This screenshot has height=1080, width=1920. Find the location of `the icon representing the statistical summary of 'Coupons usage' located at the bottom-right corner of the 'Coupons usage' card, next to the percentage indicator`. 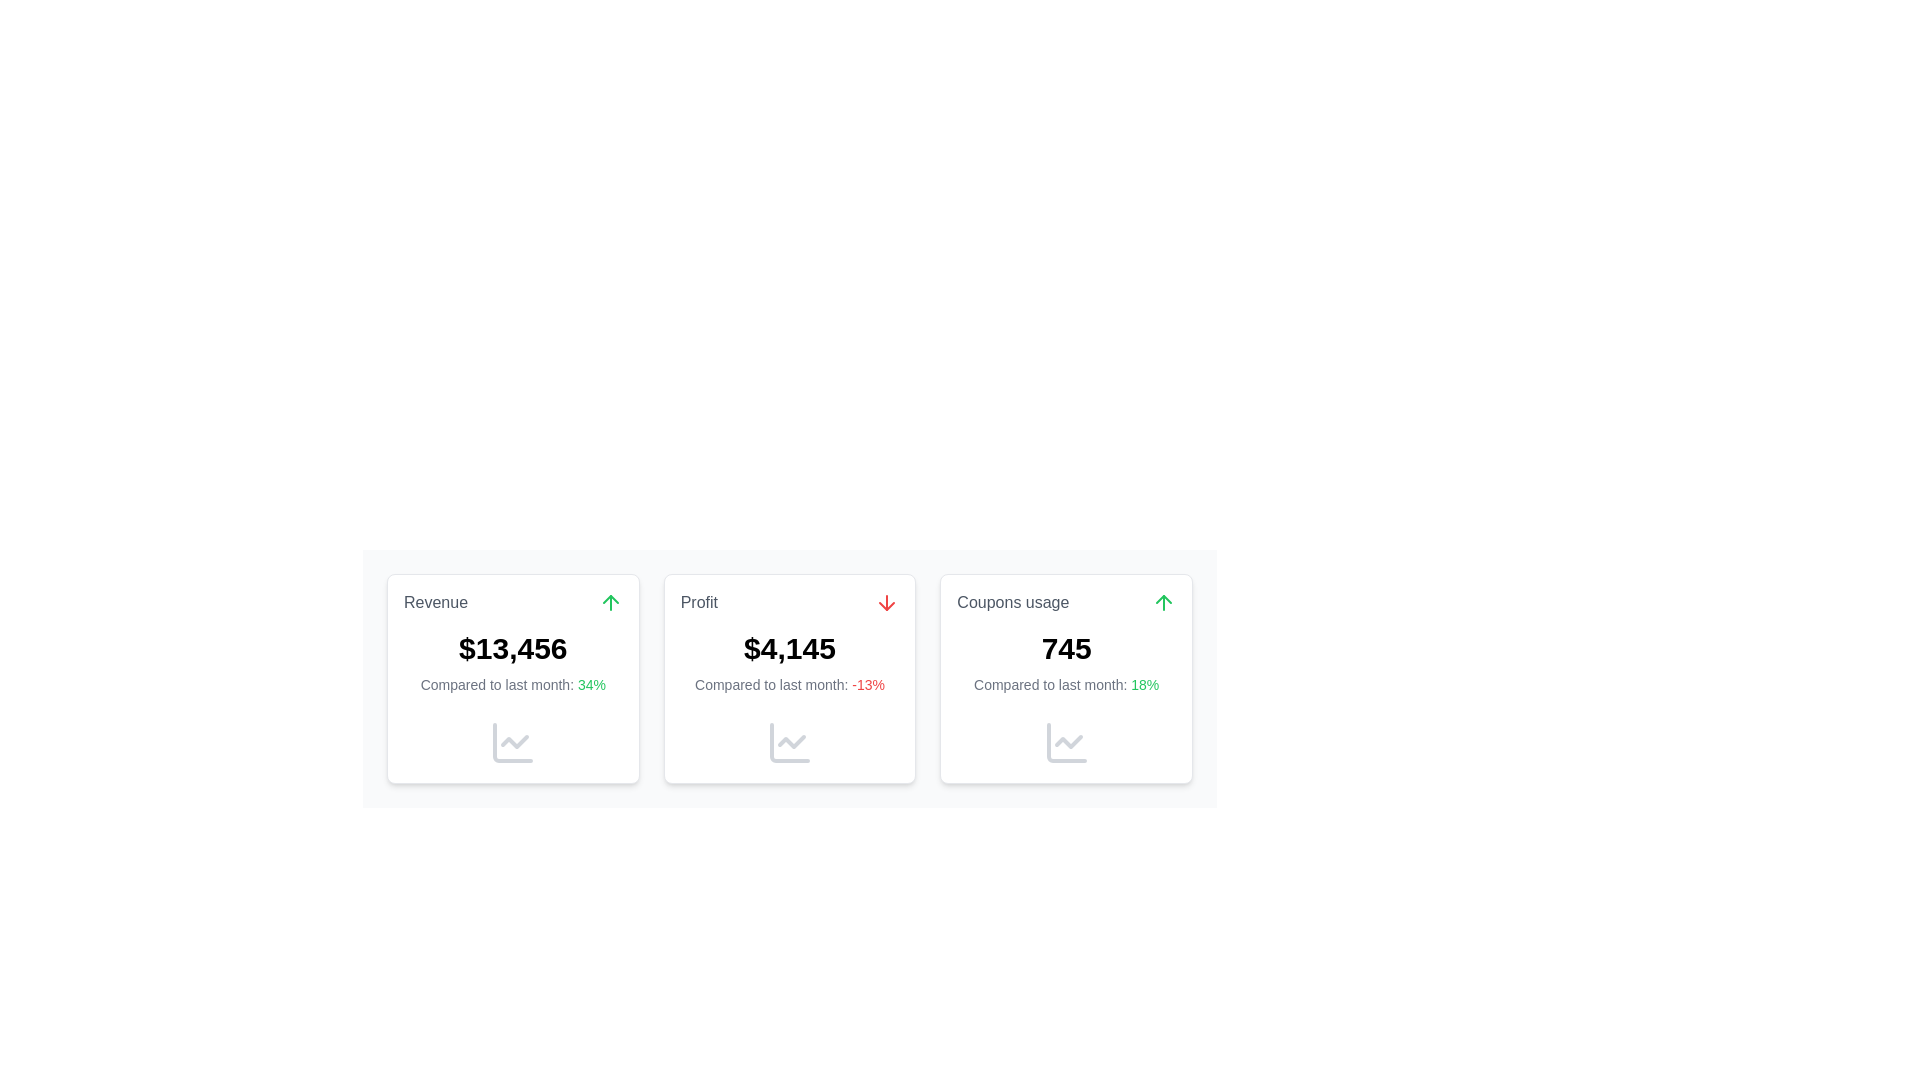

the icon representing the statistical summary of 'Coupons usage' located at the bottom-right corner of the 'Coupons usage' card, next to the percentage indicator is located at coordinates (1065, 743).